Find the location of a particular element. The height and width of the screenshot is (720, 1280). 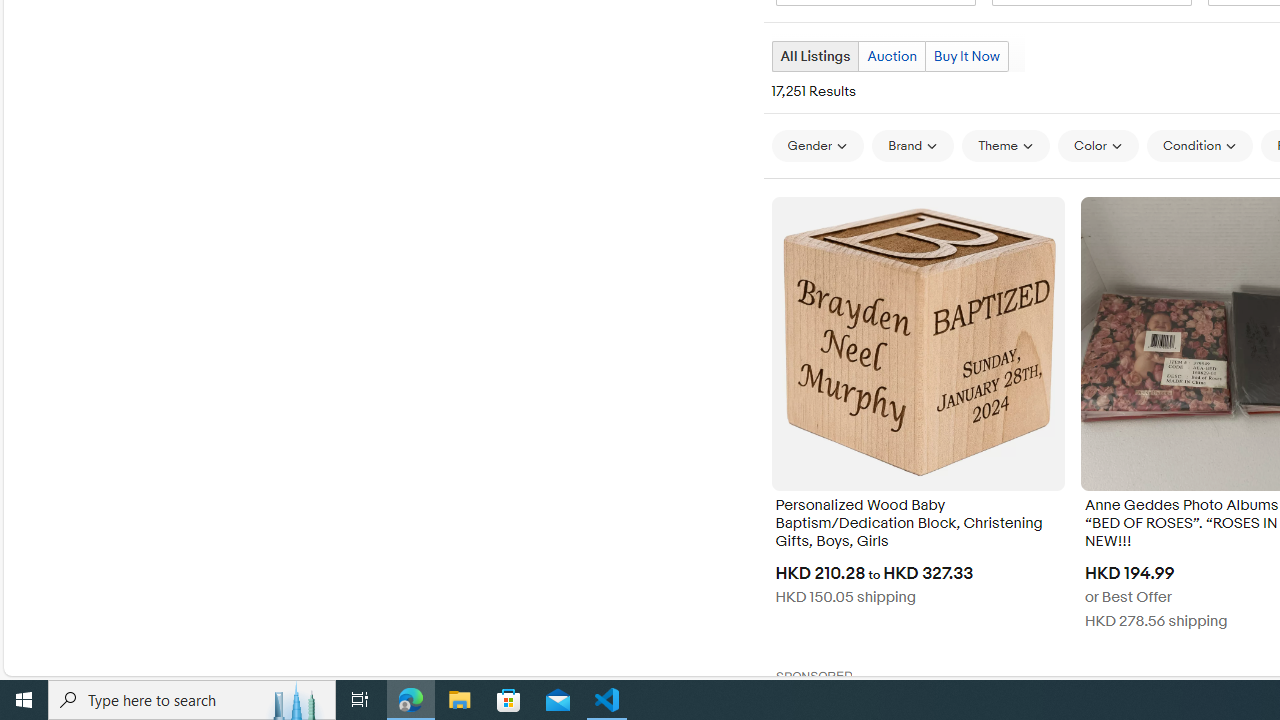

'All Listings Current view' is located at coordinates (815, 55).